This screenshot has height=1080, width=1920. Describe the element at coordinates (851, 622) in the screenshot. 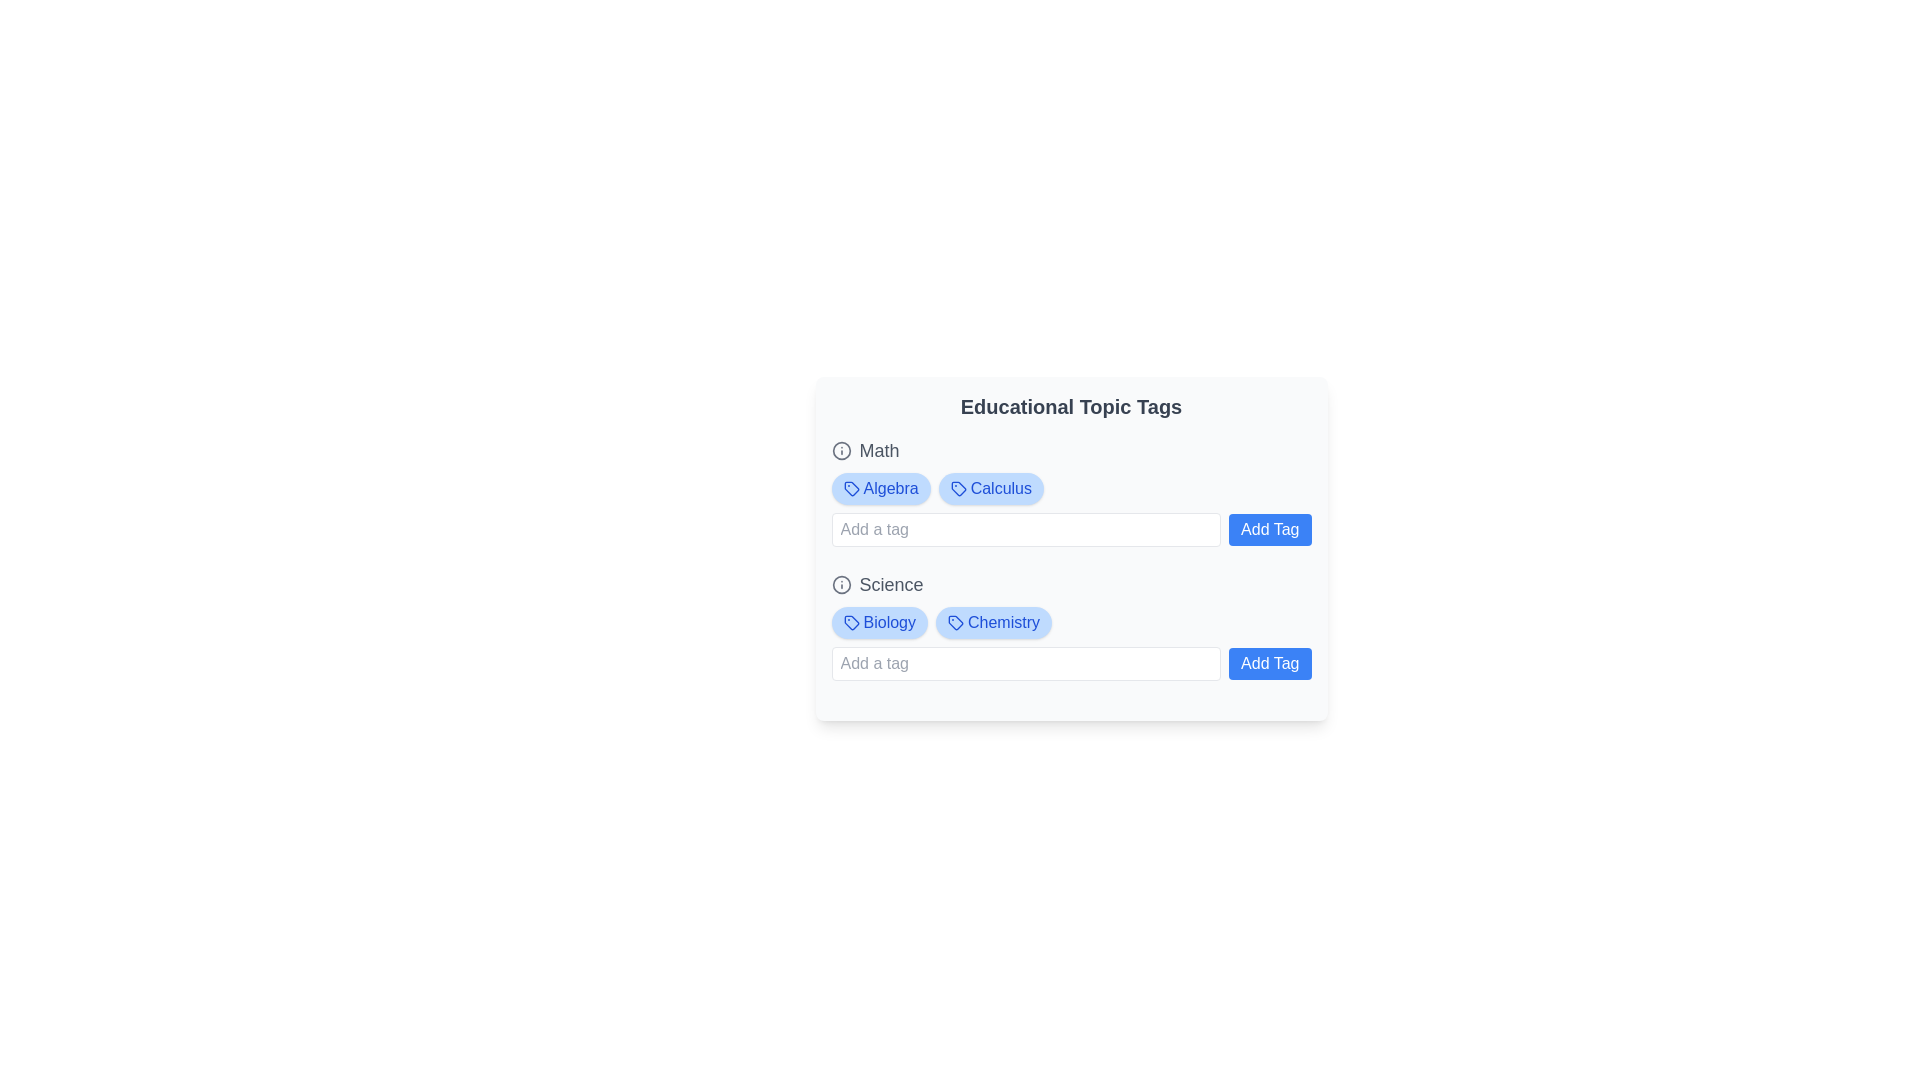

I see `the graphical tag icon representing 'Biology' located within the rounded blue button, positioned to the left of the 'Biology' text` at that location.